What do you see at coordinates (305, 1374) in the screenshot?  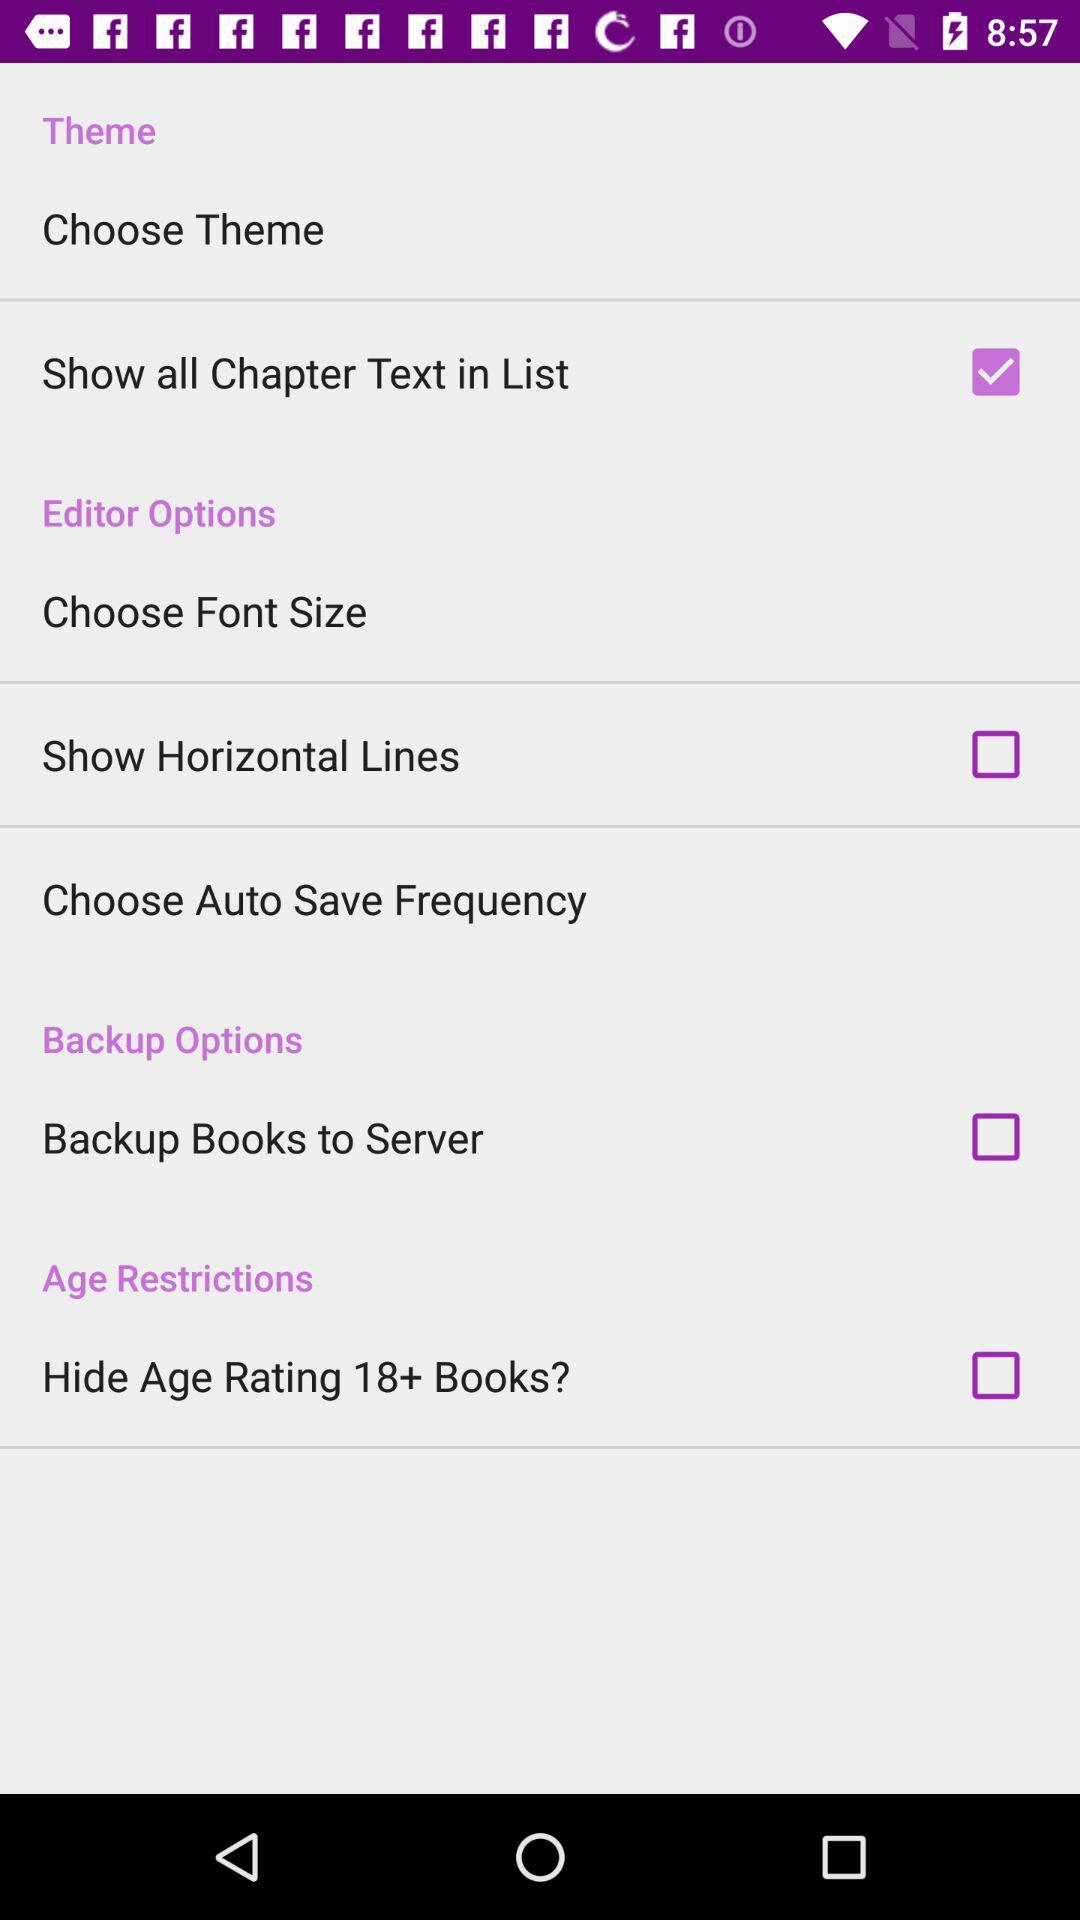 I see `the item at the bottom left corner` at bounding box center [305, 1374].